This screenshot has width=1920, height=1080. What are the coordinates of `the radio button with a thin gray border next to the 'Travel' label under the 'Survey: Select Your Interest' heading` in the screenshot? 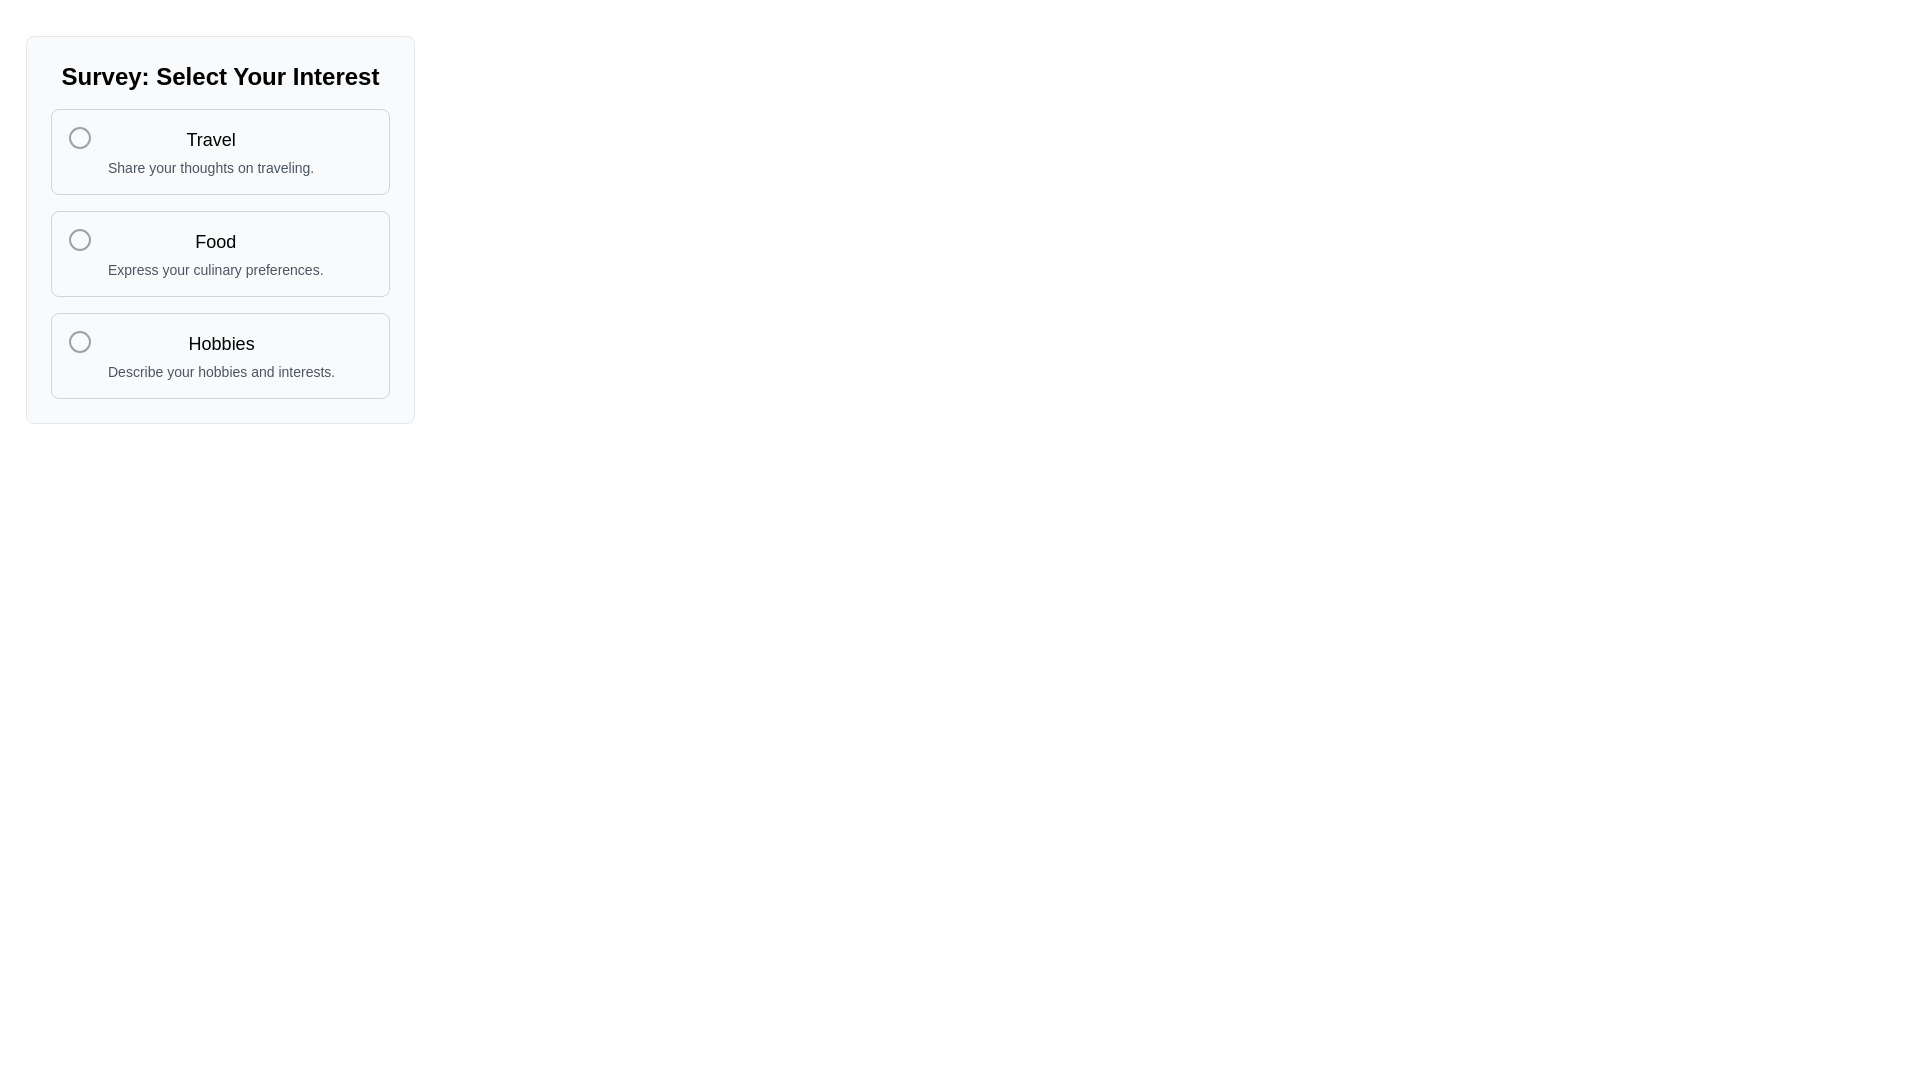 It's located at (80, 137).